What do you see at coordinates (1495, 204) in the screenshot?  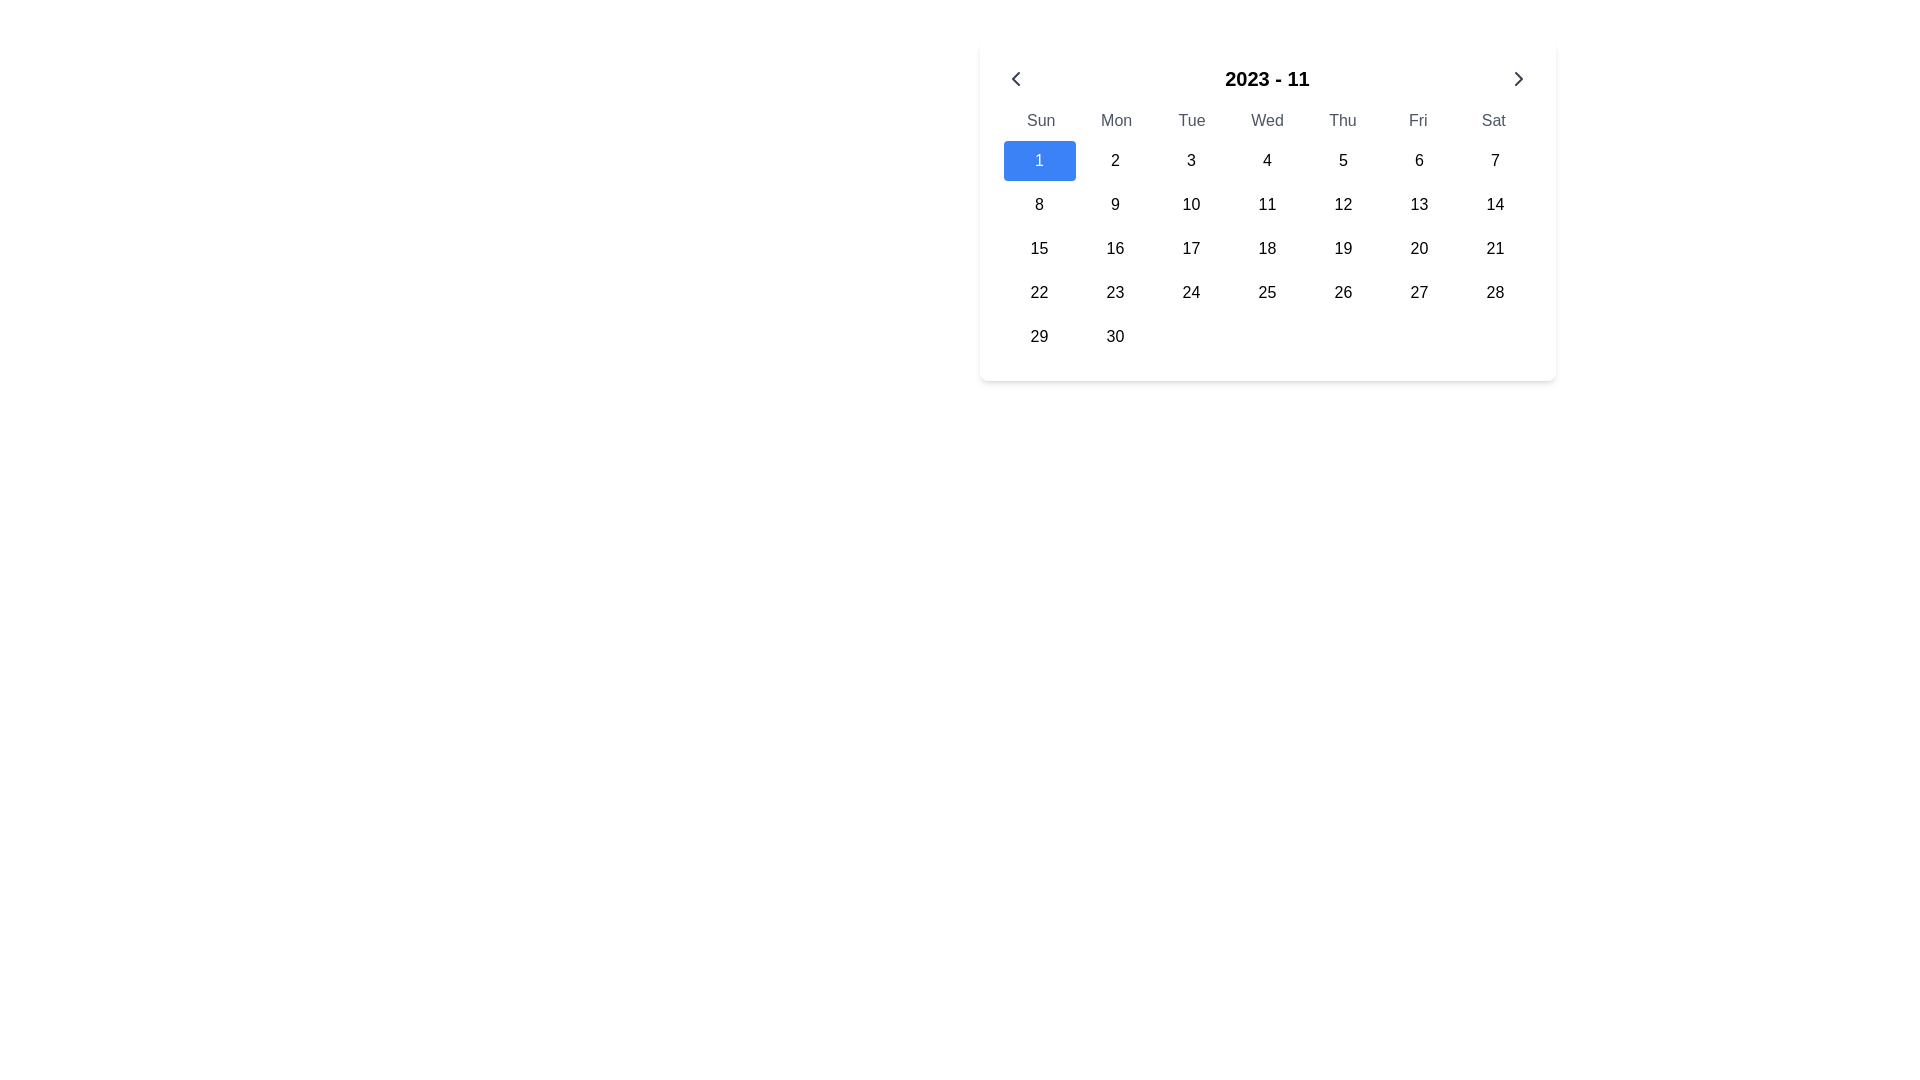 I see `the calendar day cell labeled '14' located in the second row, sixth column of the calendar interface` at bounding box center [1495, 204].